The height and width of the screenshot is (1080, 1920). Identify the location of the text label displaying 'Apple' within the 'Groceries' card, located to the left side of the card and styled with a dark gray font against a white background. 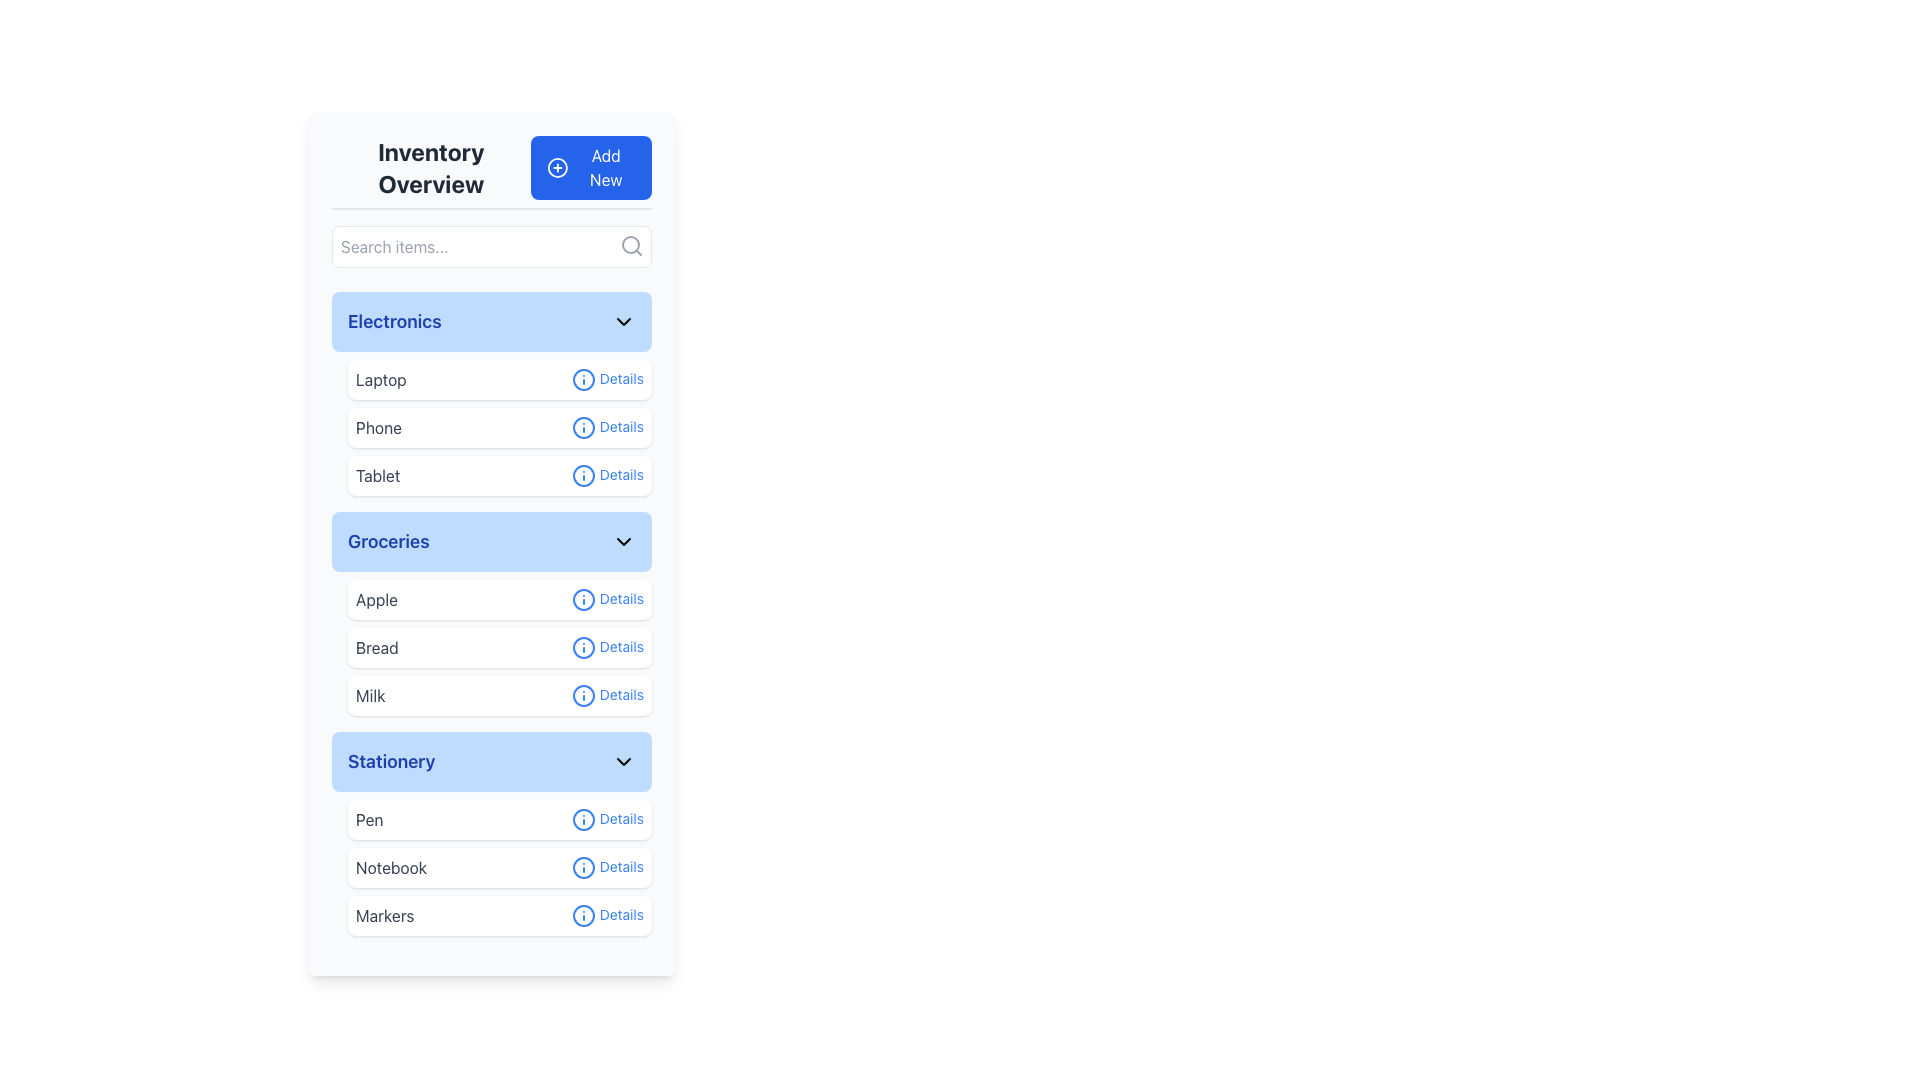
(376, 599).